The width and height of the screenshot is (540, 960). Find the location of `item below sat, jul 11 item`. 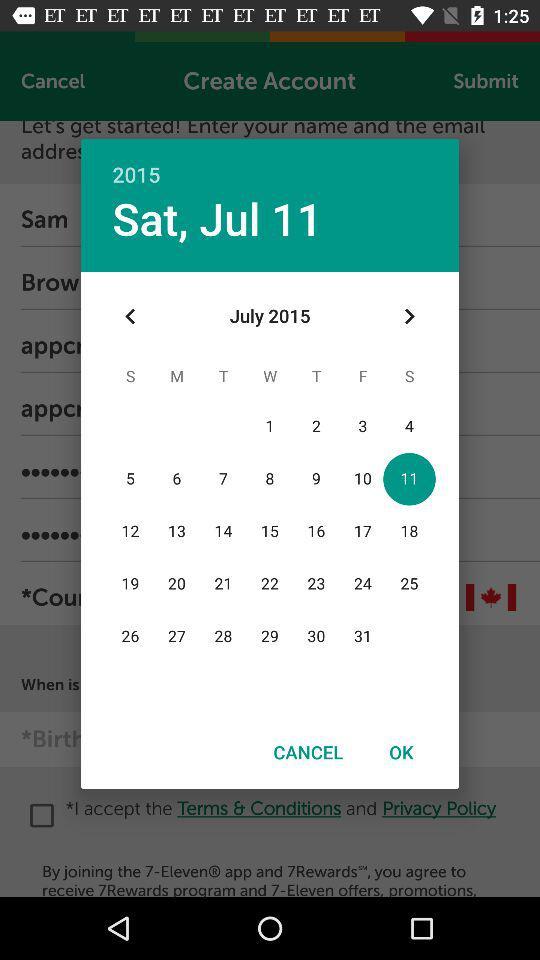

item below sat, jul 11 item is located at coordinates (130, 316).